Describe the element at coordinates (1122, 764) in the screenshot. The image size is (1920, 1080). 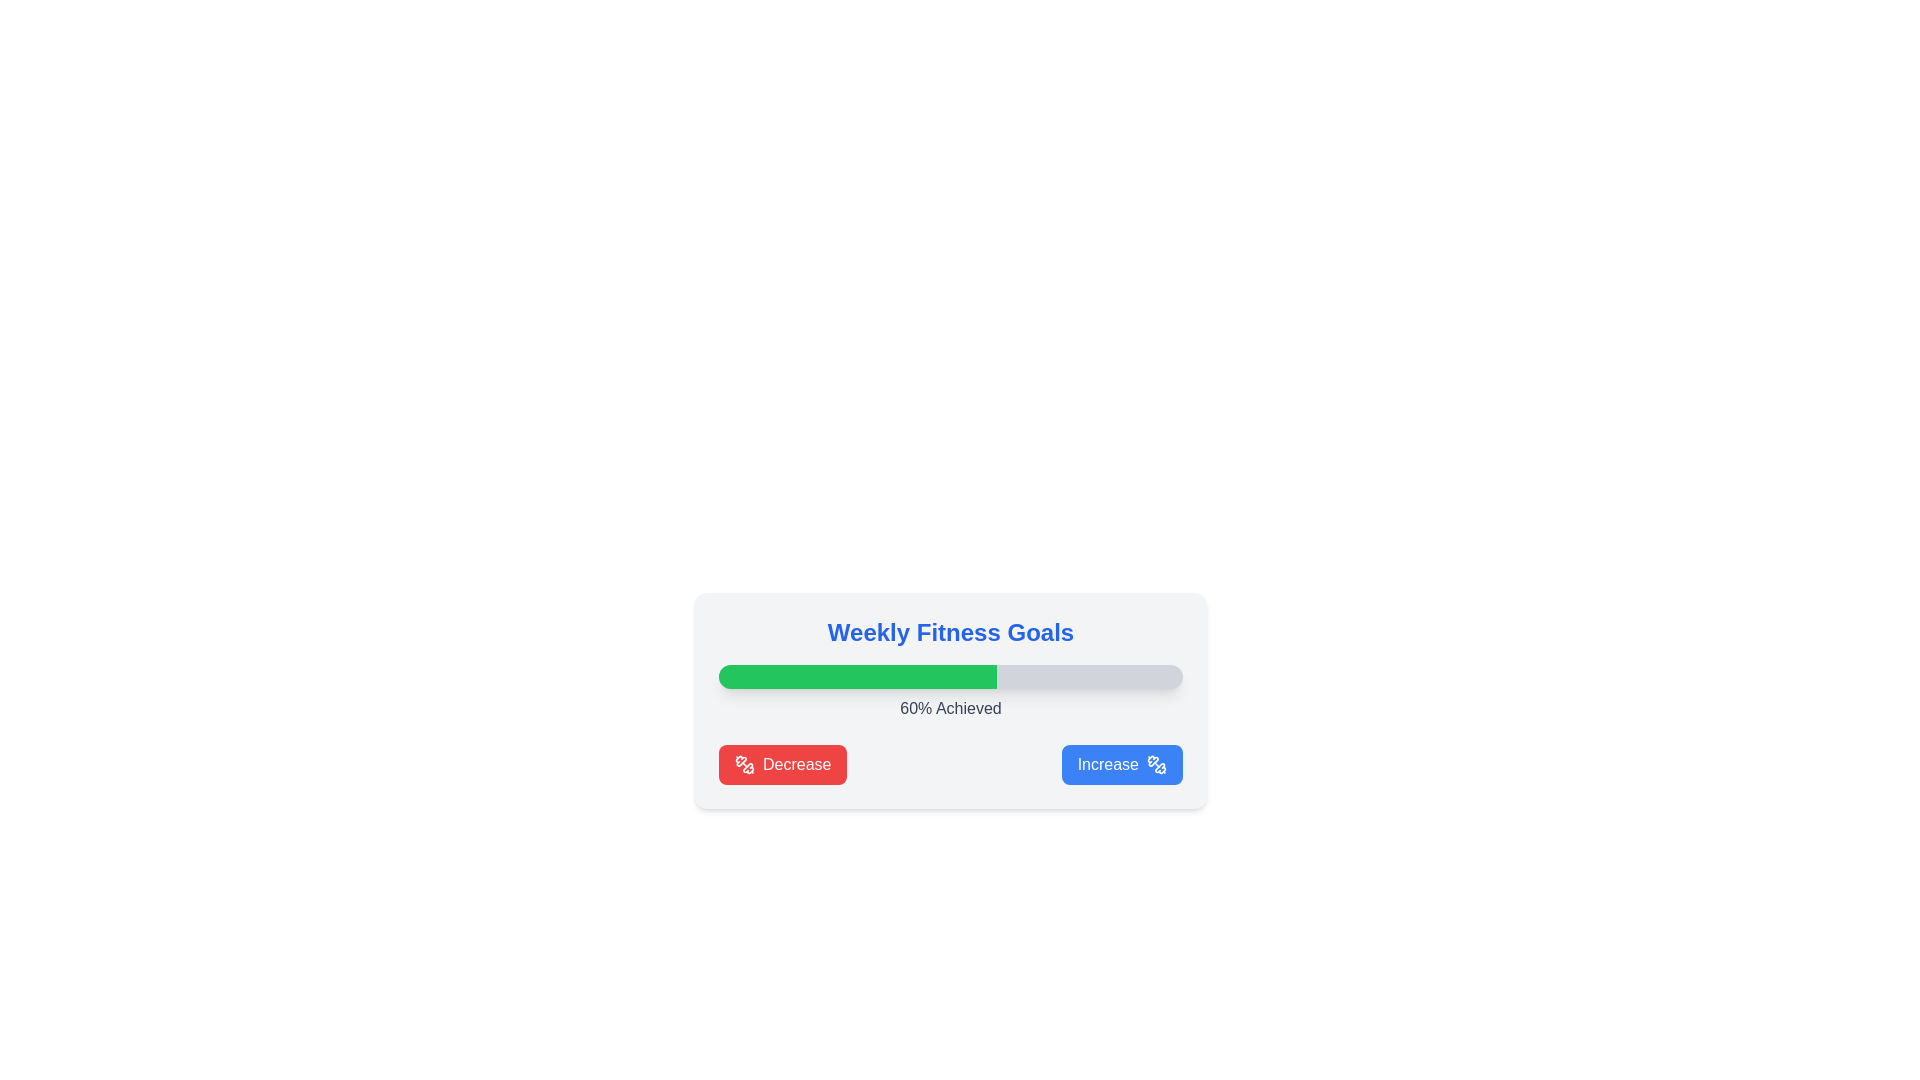
I see `the 'Increase' button with blue background and white text` at that location.